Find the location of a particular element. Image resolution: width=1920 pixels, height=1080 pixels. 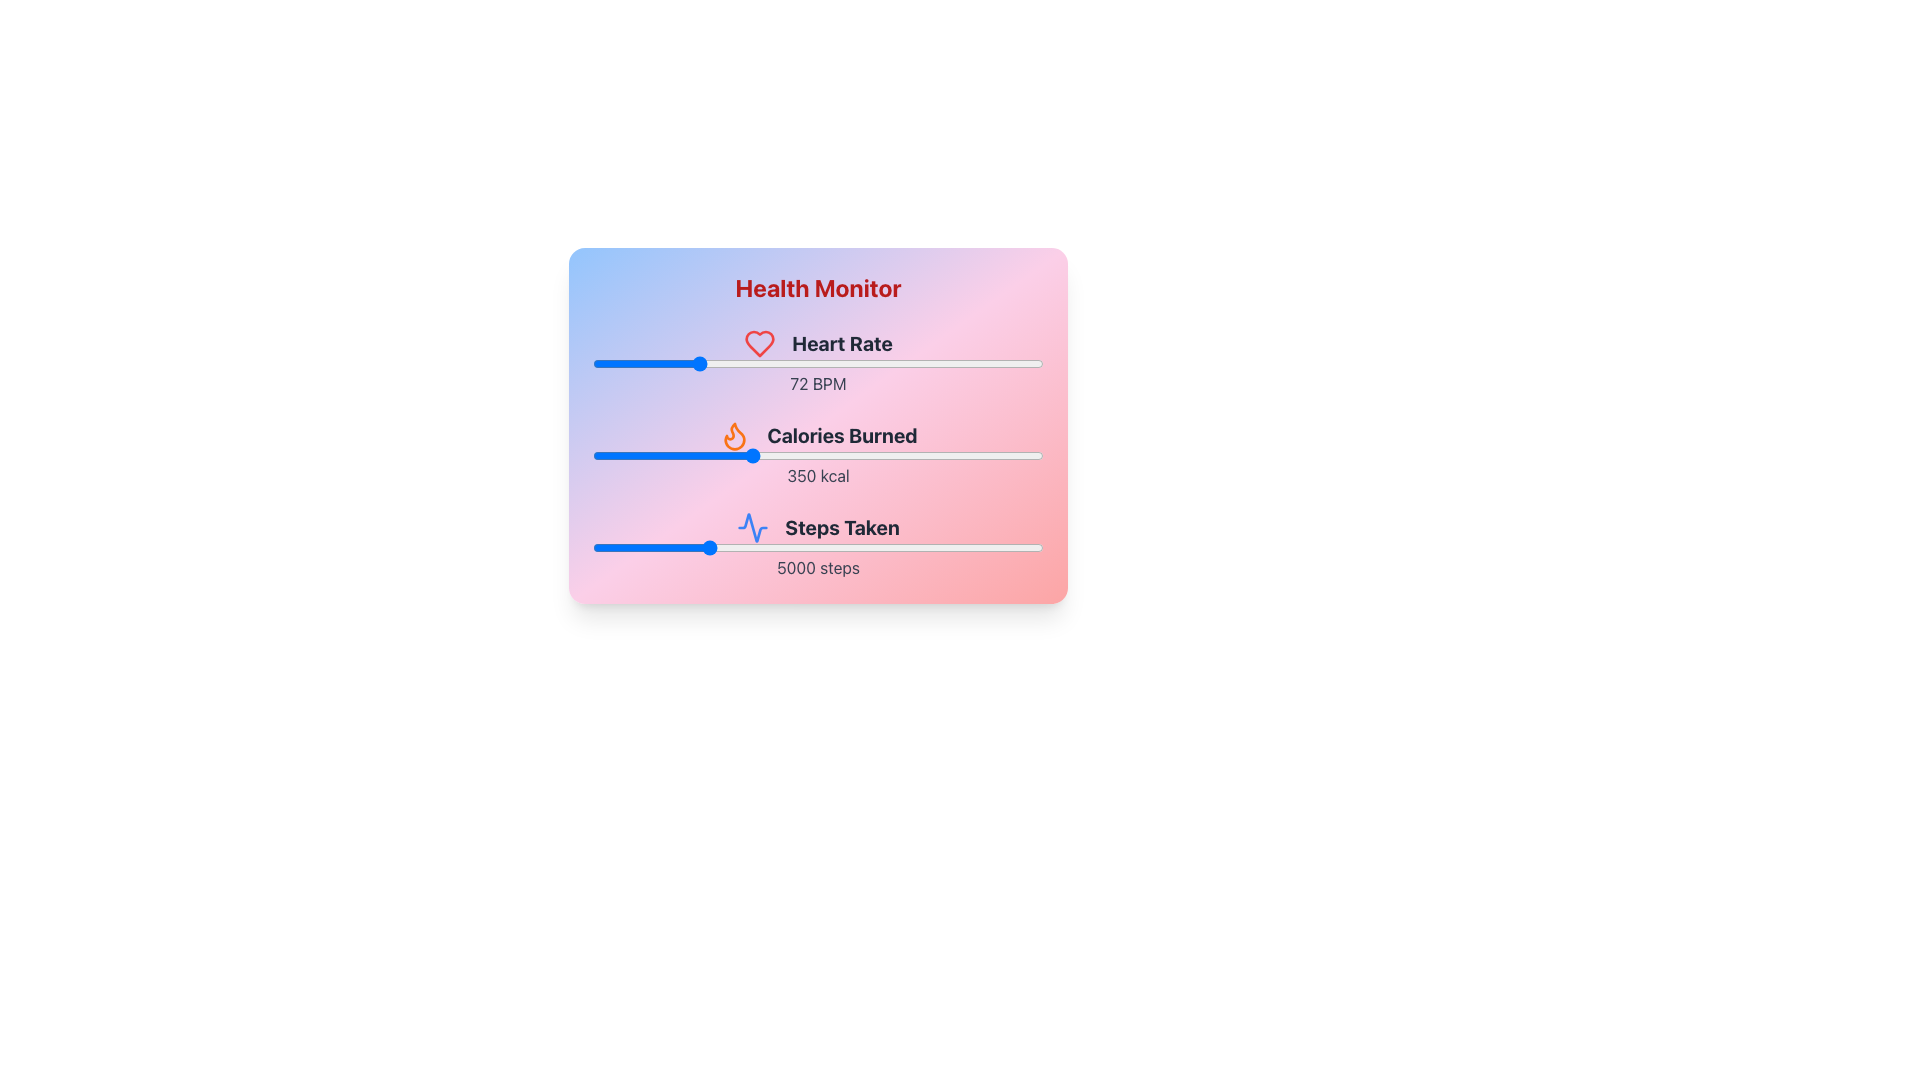

heart rate is located at coordinates (894, 363).